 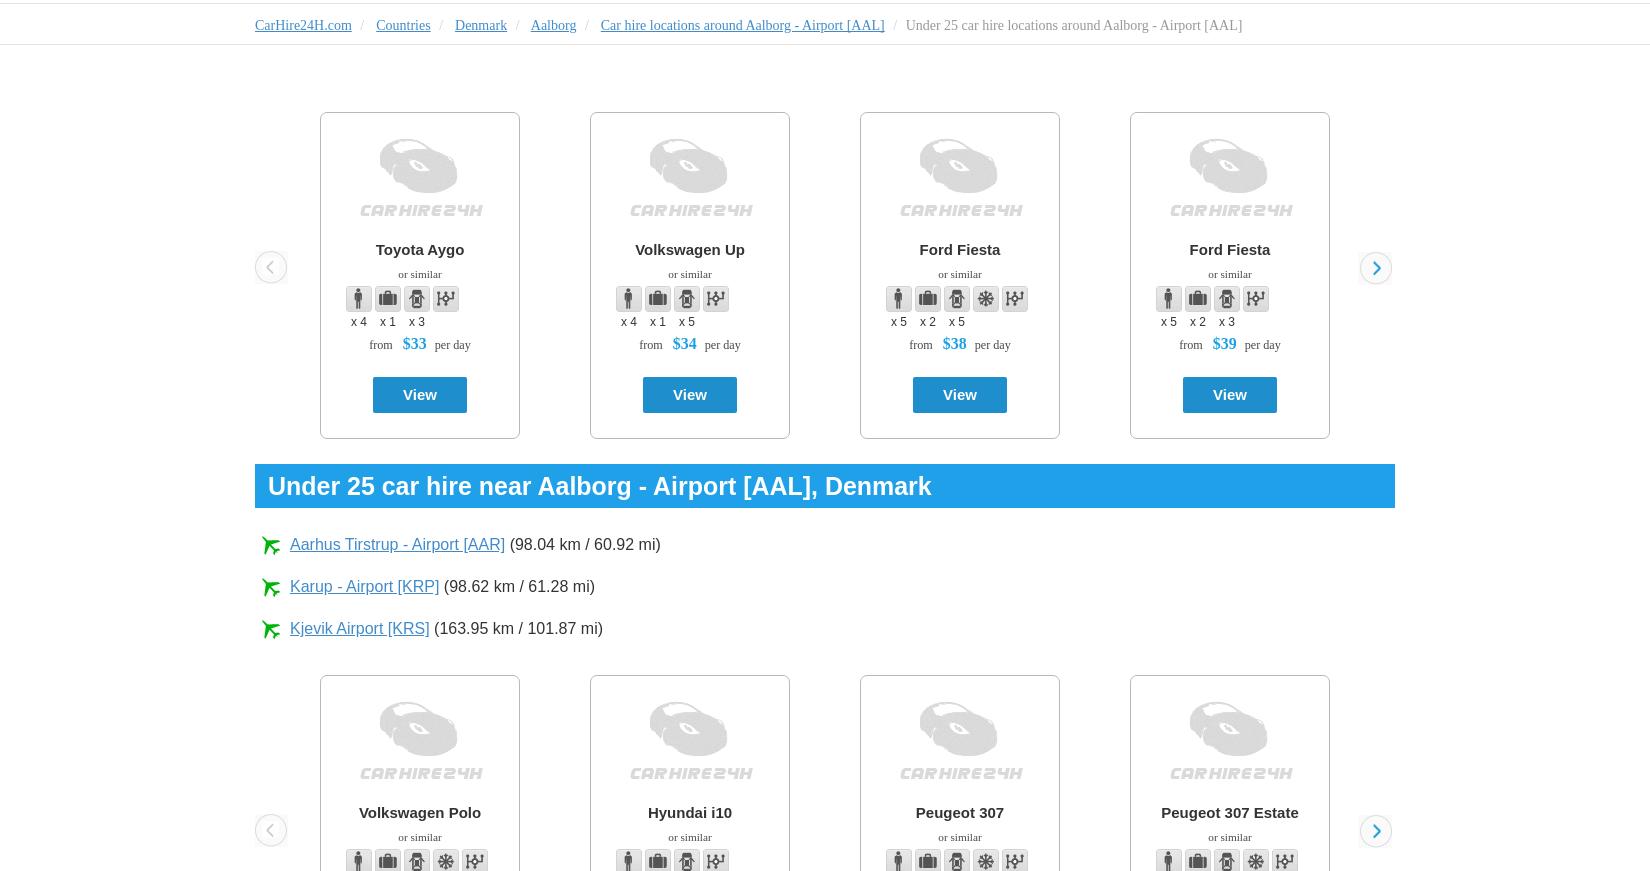 I want to click on 'Countries', so click(x=402, y=24).